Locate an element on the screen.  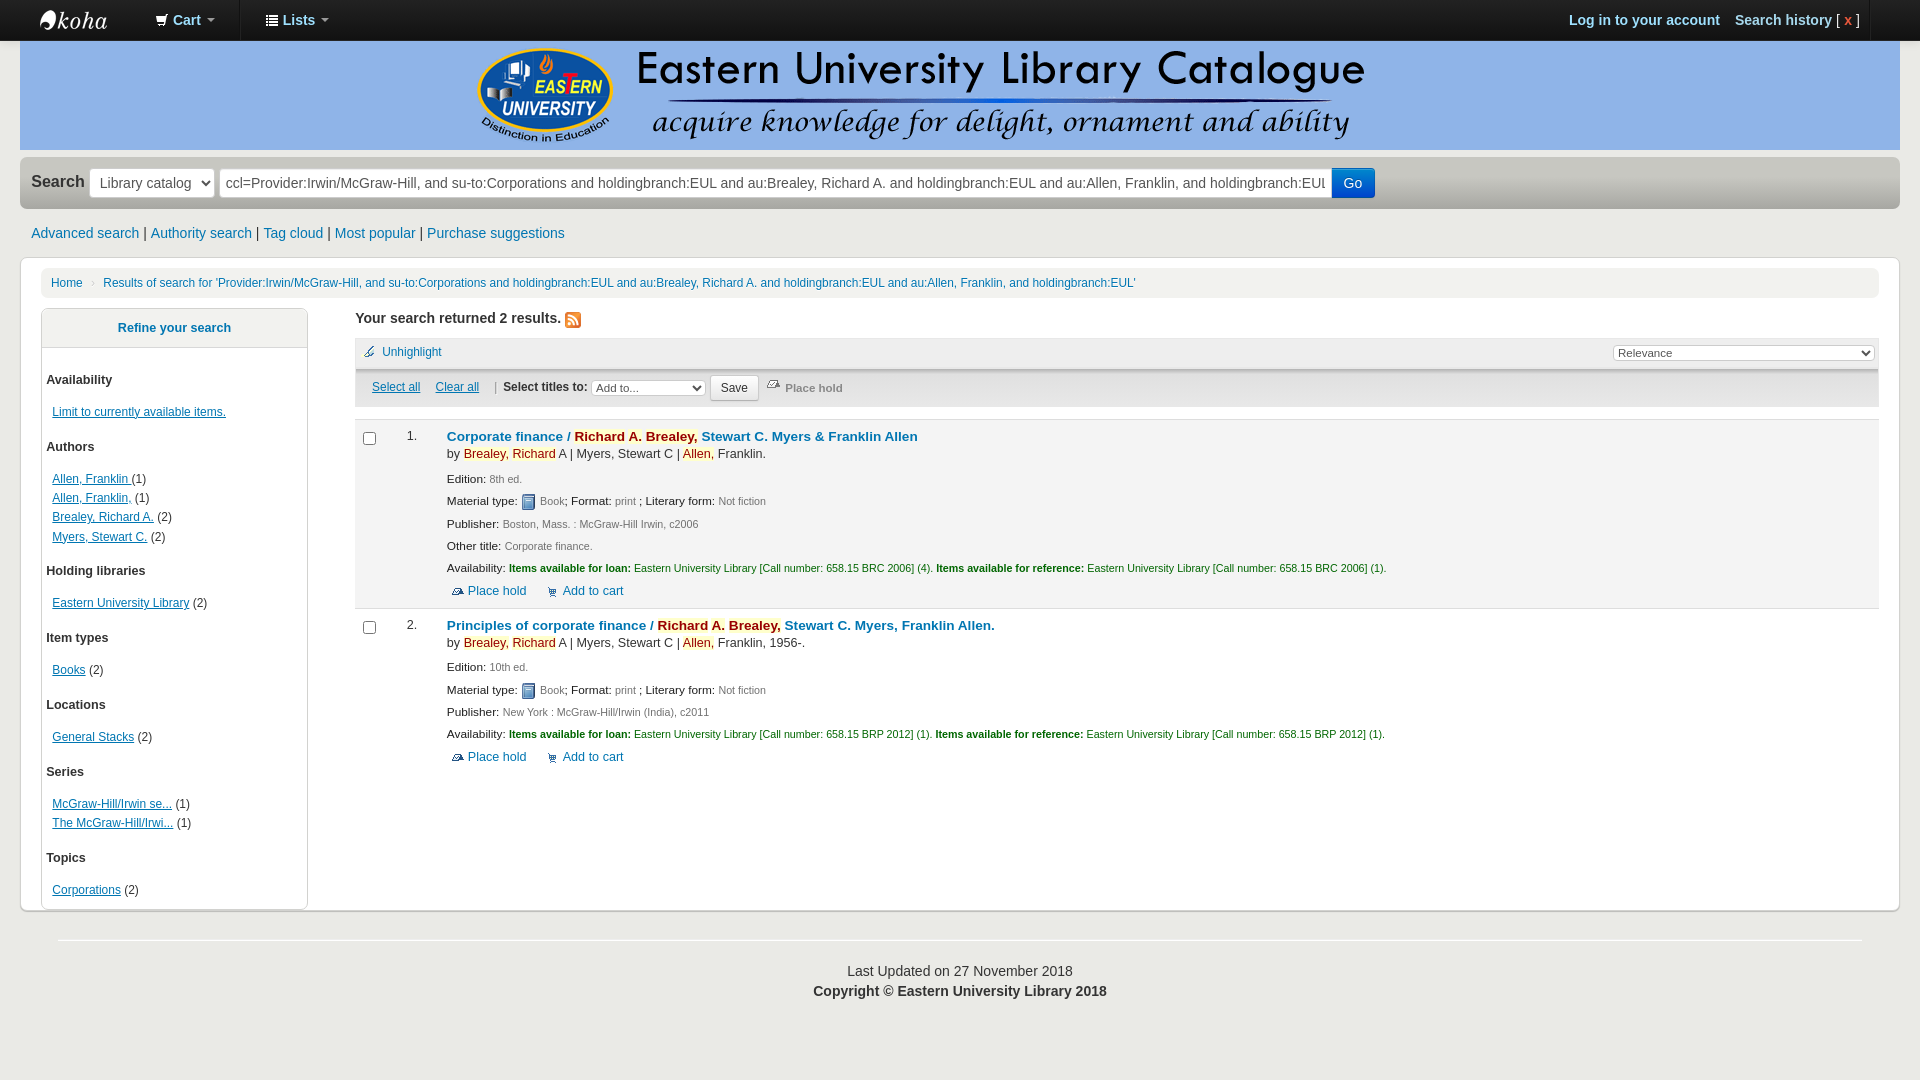
'Authority search' is located at coordinates (201, 231).